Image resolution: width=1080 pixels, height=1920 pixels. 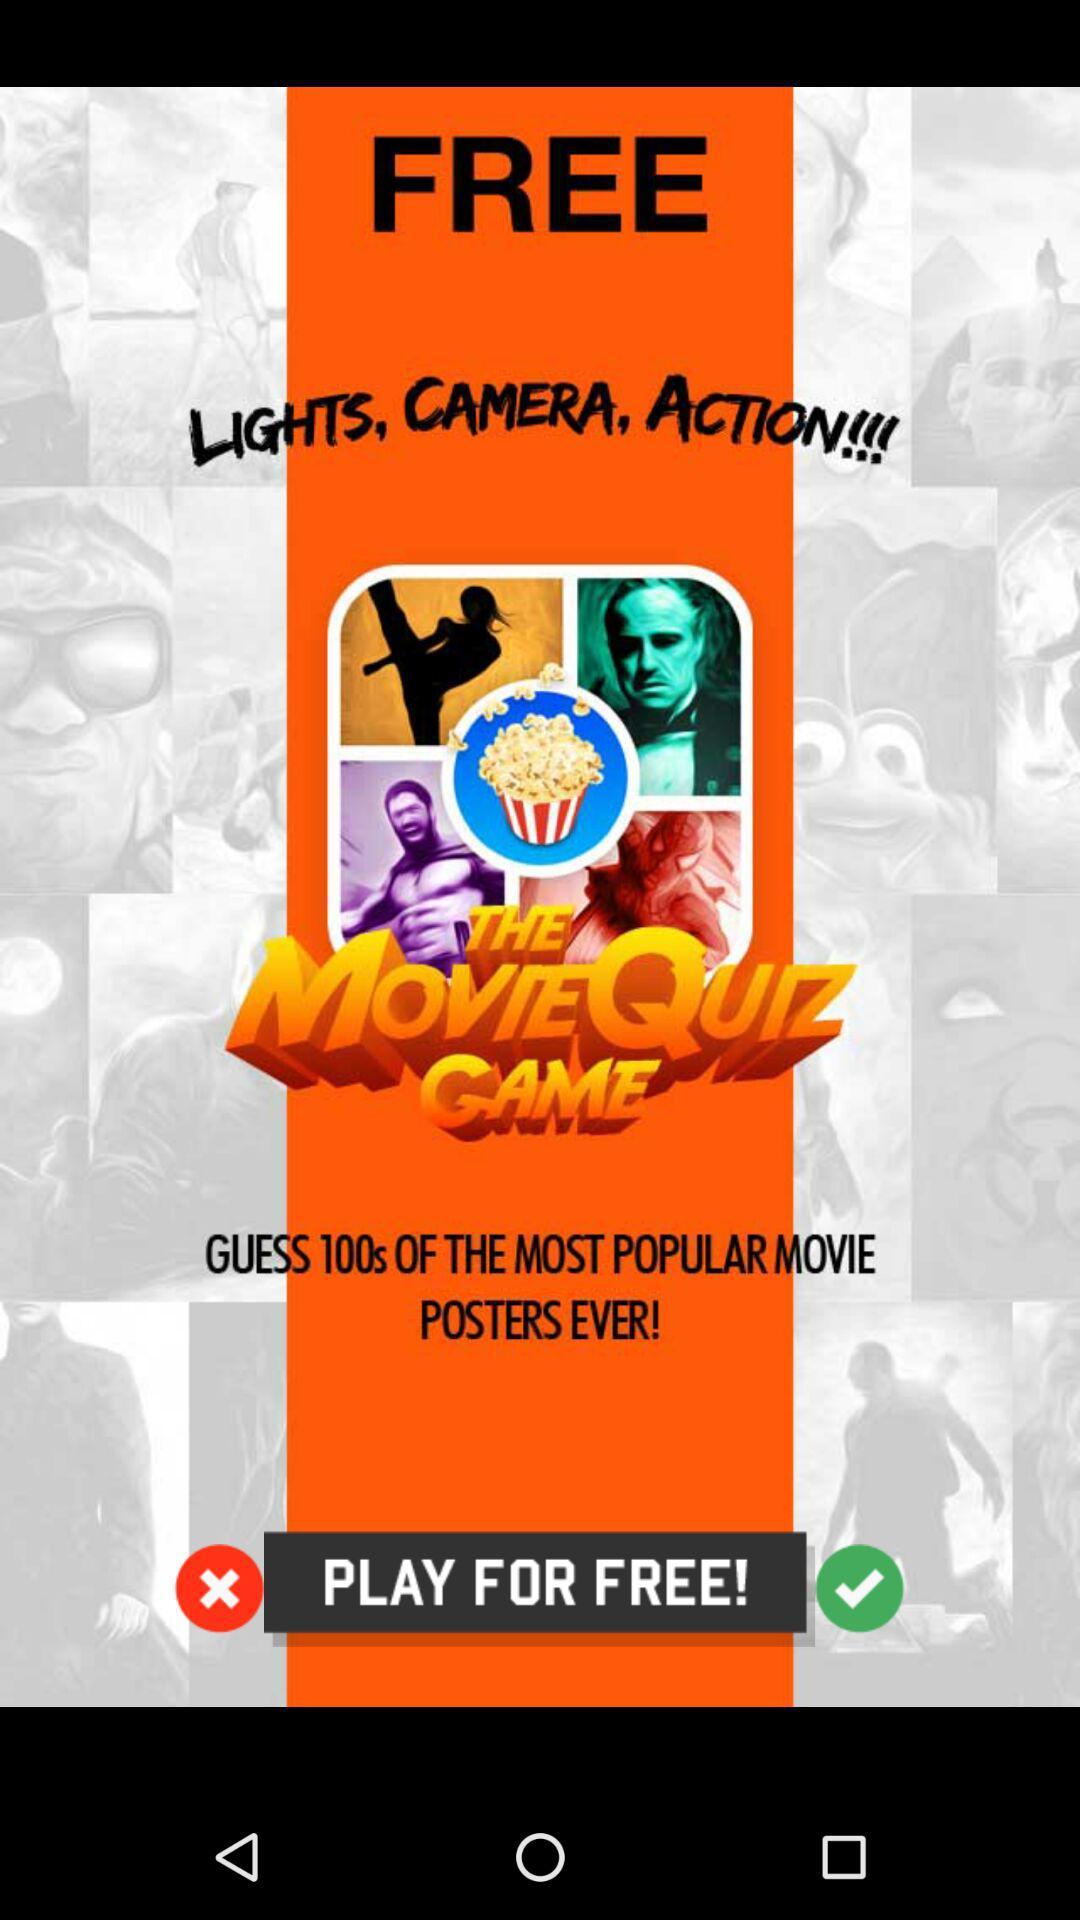 I want to click on start using the app for free, so click(x=538, y=1588).